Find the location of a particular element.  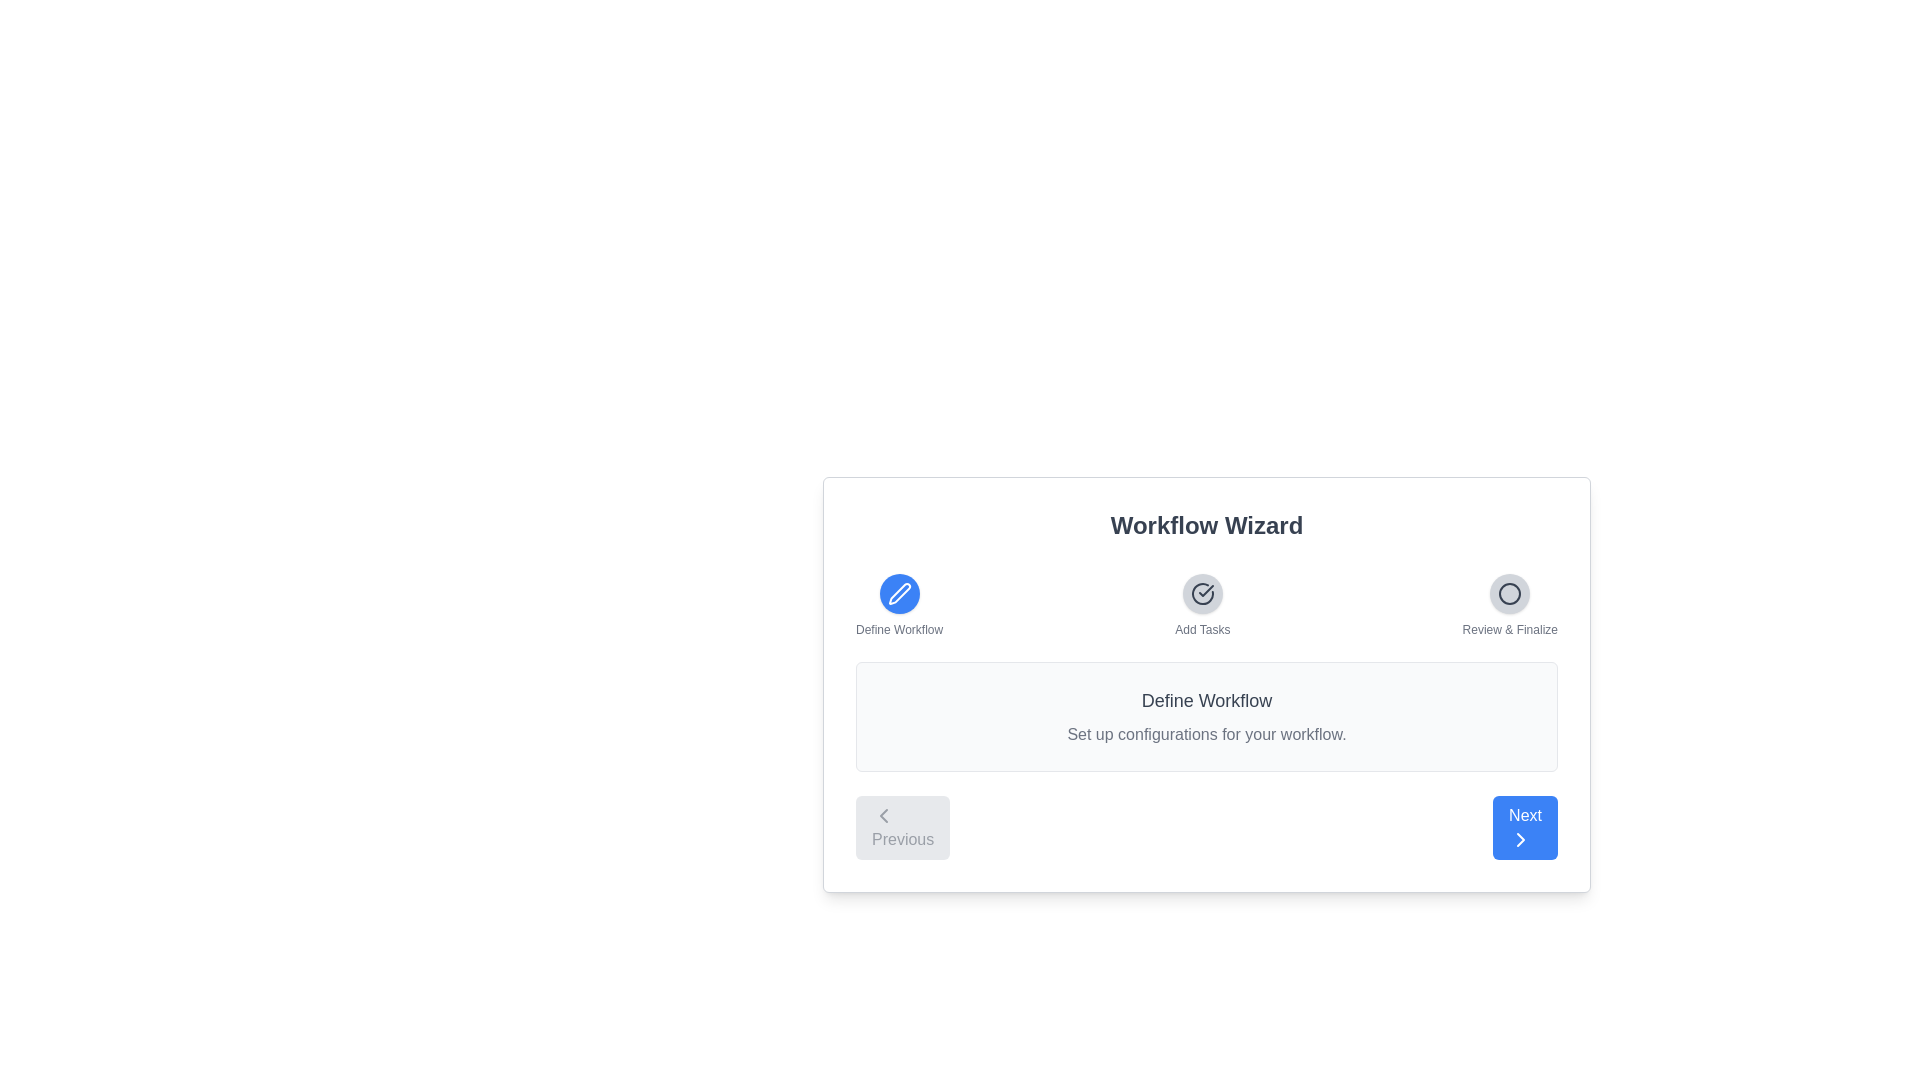

the 'Add Tasks' Icon, which features a circular checkmark design and is the second element in a set of three icons in the workflow wizard is located at coordinates (1201, 593).